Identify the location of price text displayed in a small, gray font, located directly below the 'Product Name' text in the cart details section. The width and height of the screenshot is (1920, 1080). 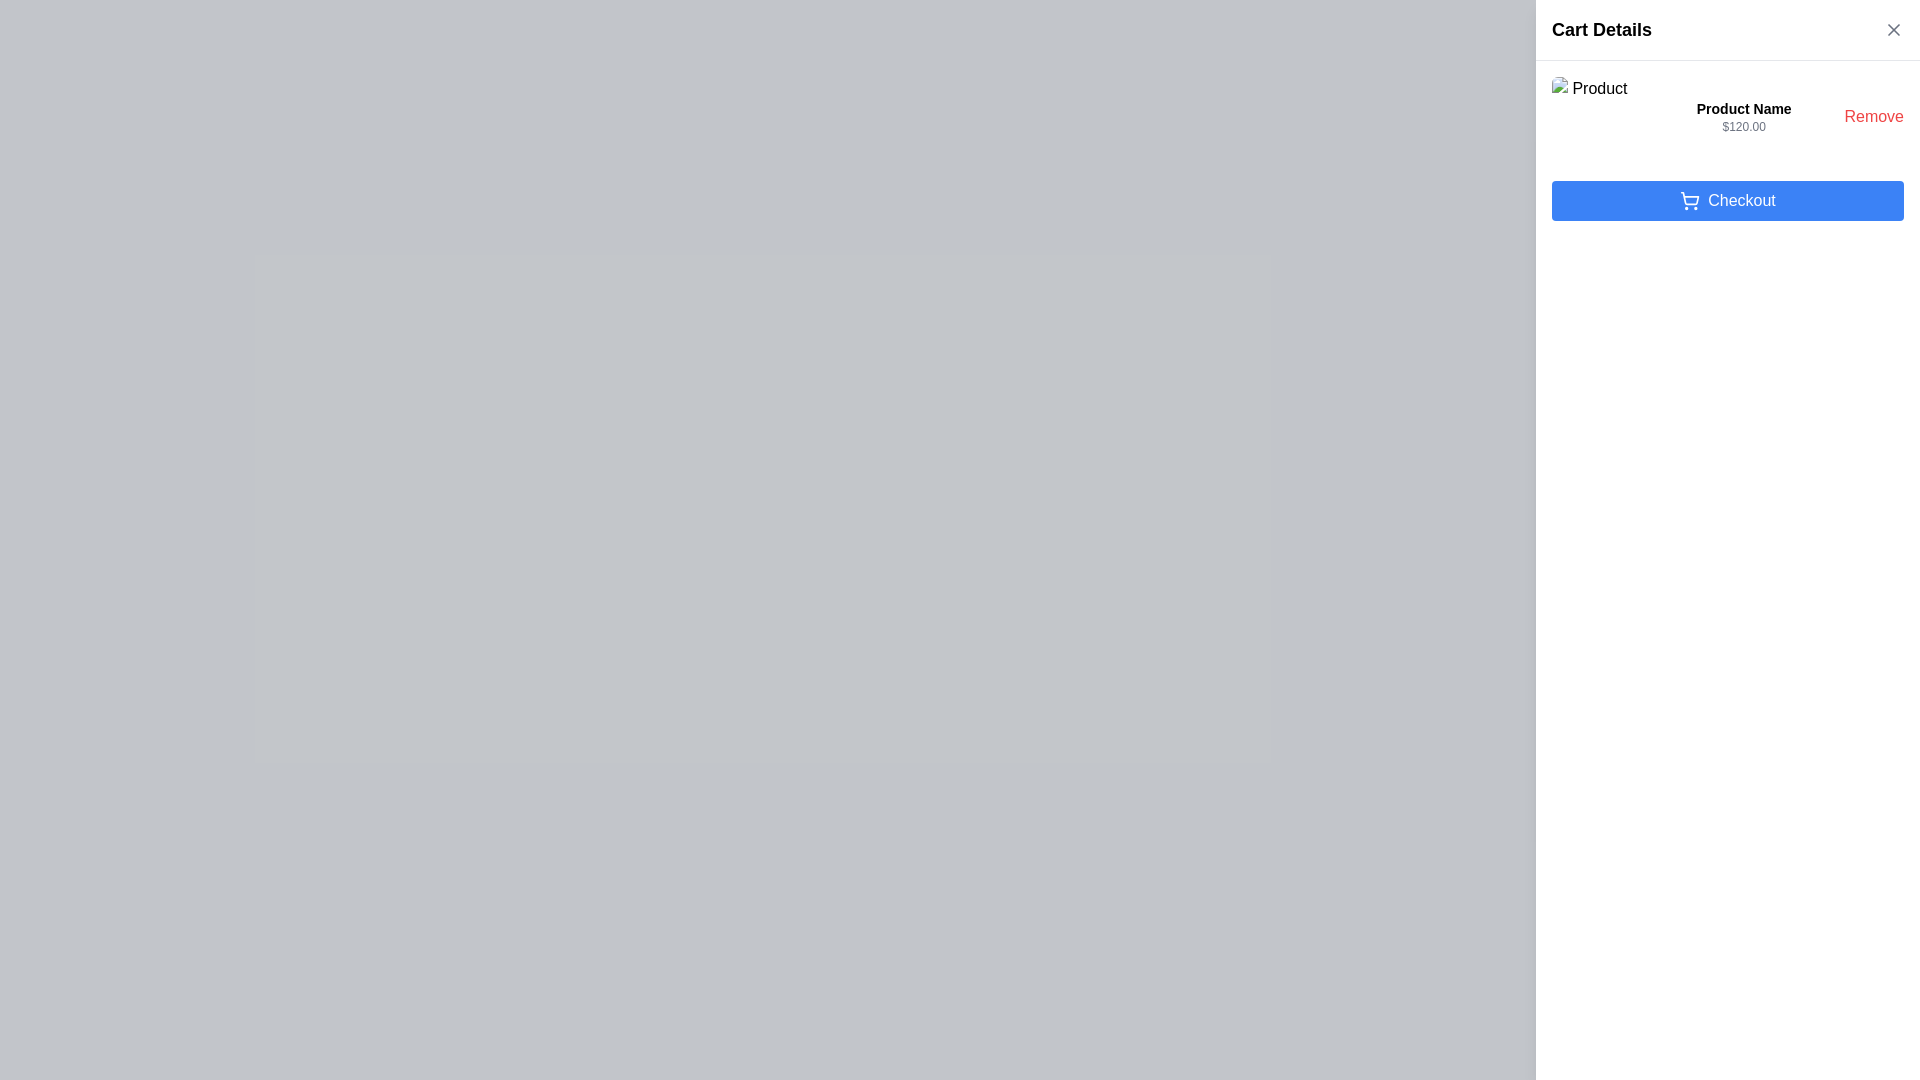
(1743, 127).